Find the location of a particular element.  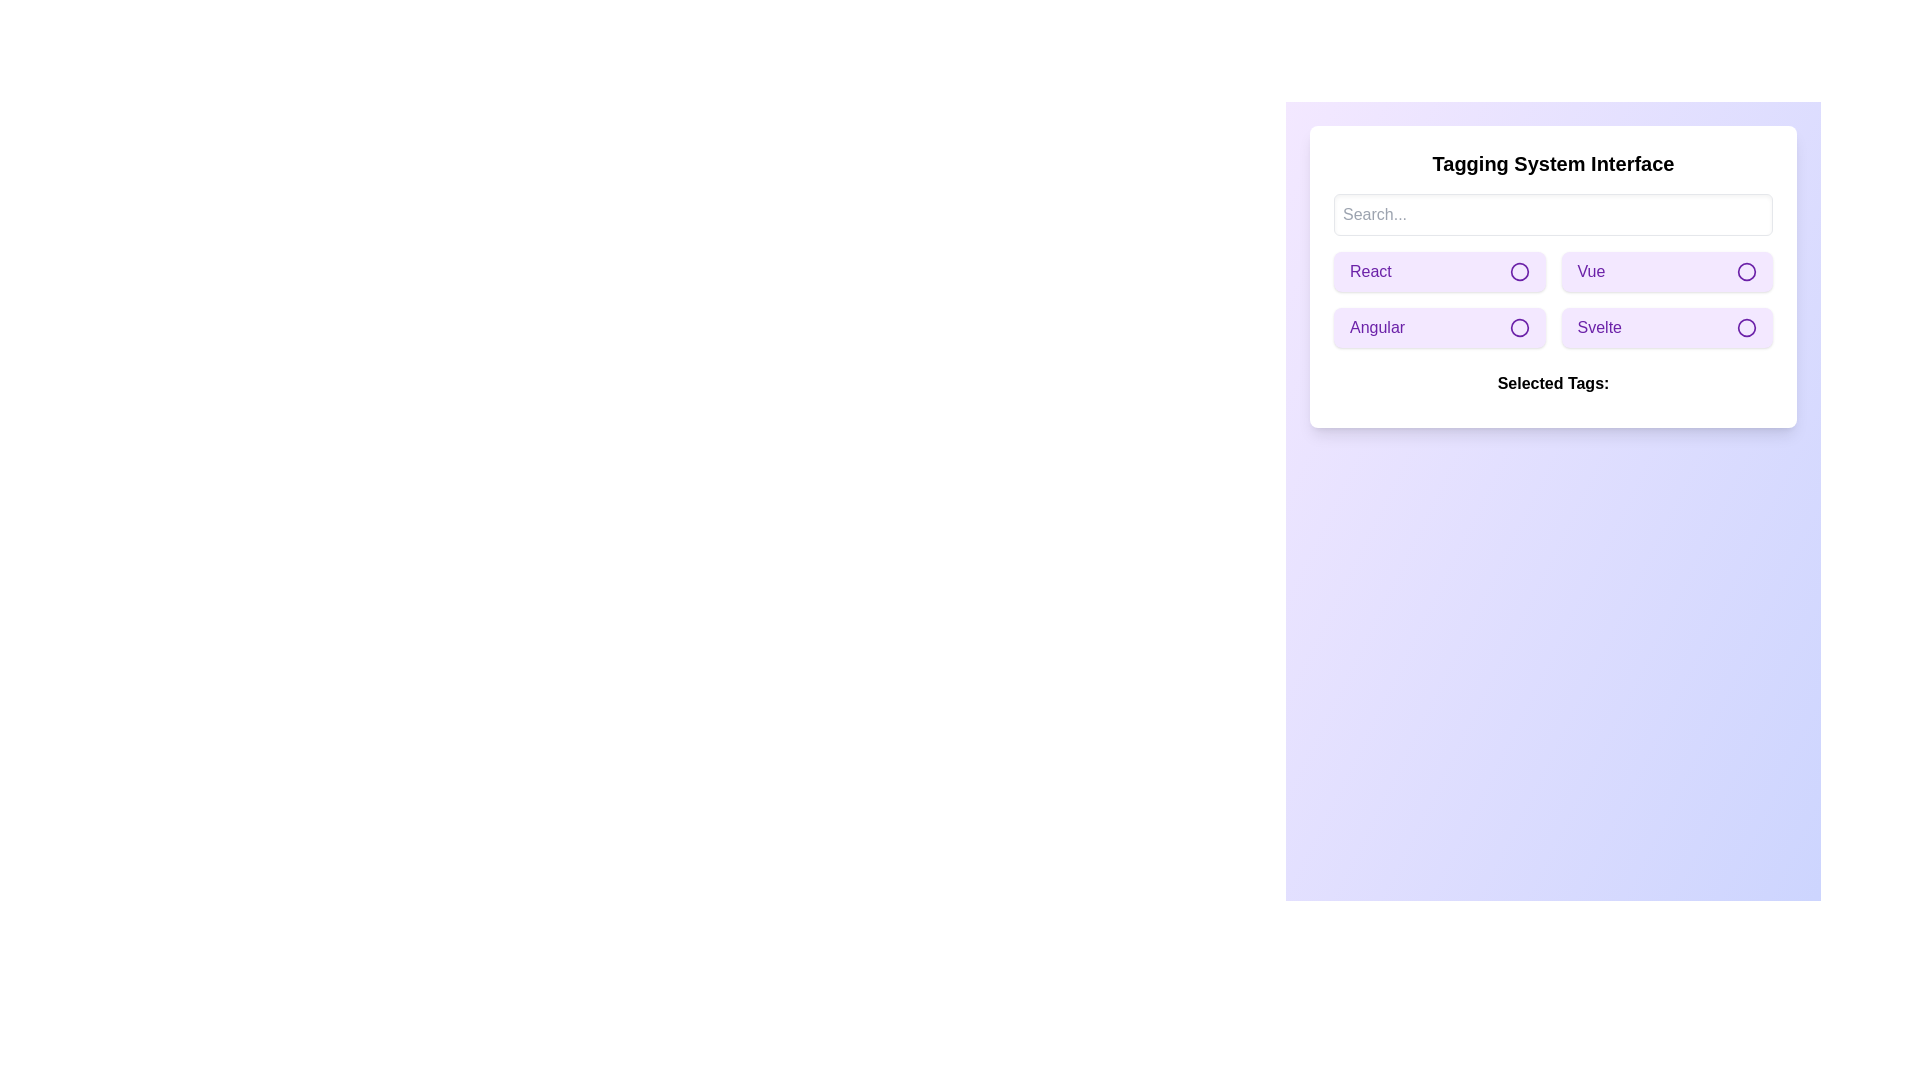

the selectable button for the Angular framework, which is the third button in a 2x2 grid layout is located at coordinates (1438, 326).